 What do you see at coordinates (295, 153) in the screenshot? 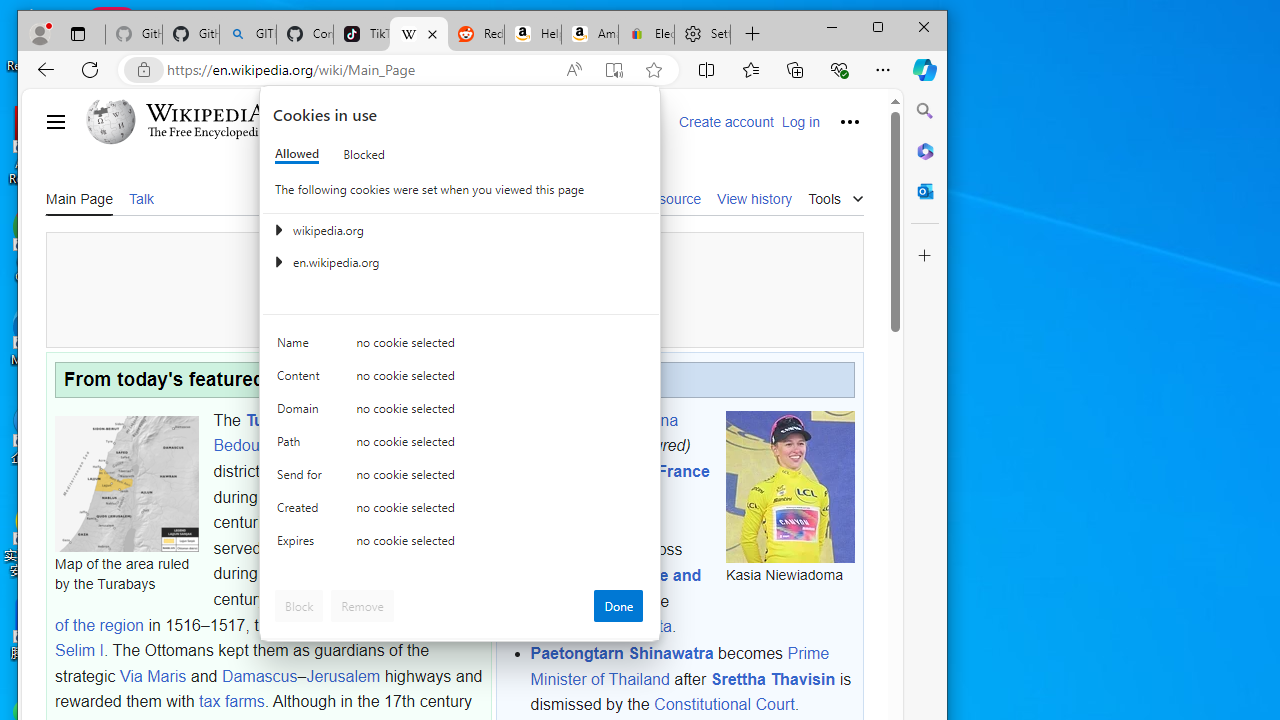
I see `'Allowed'` at bounding box center [295, 153].